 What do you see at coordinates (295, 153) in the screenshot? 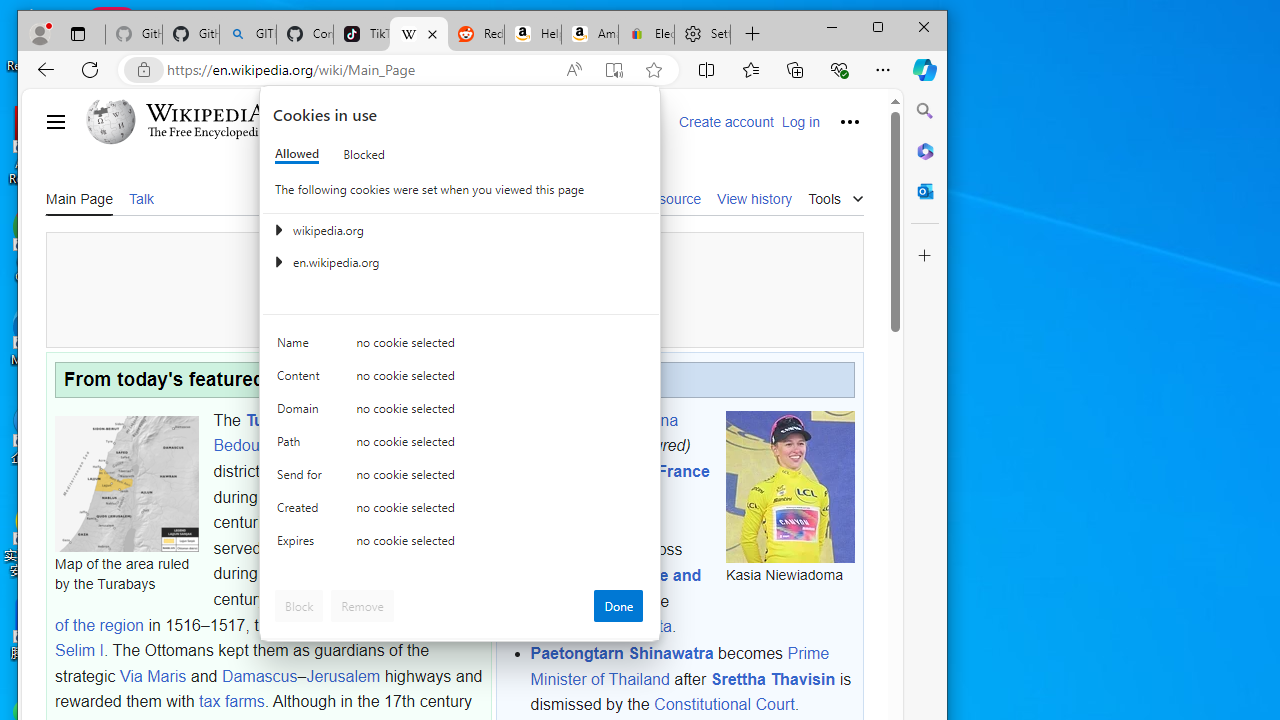
I see `'Allowed'` at bounding box center [295, 153].